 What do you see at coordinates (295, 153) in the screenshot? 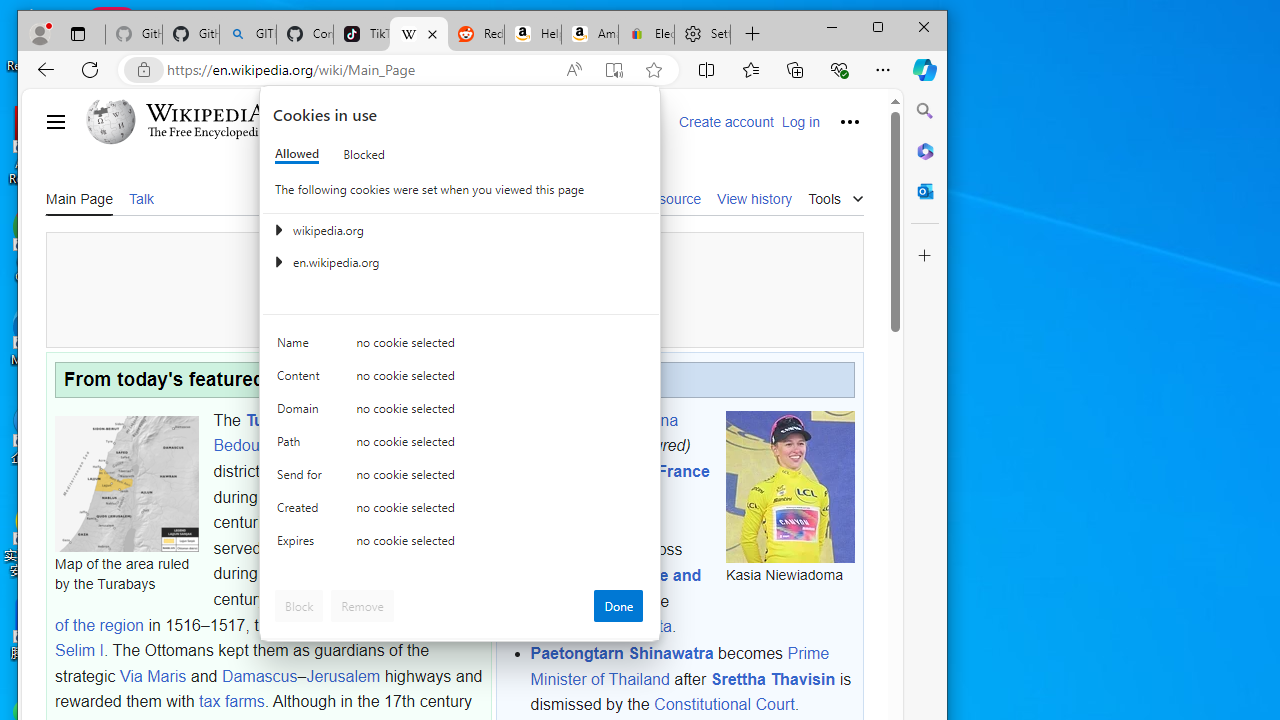
I see `'Allowed'` at bounding box center [295, 153].